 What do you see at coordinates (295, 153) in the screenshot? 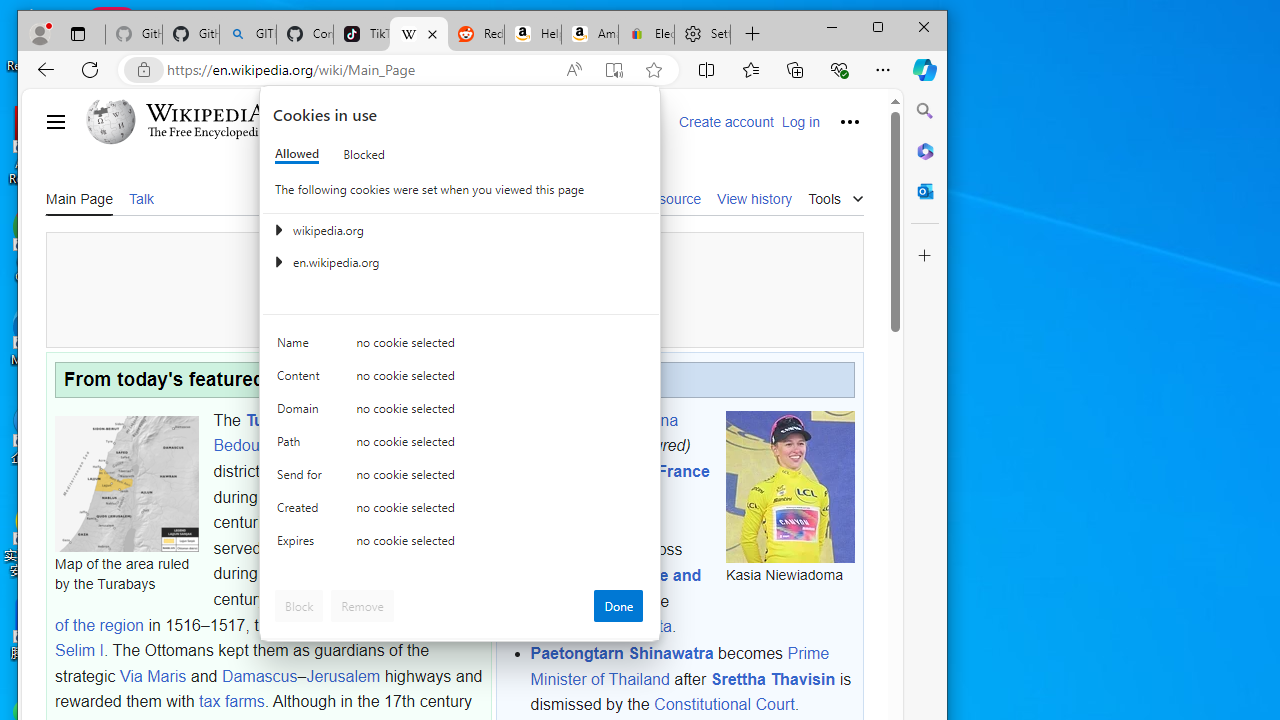
I see `'Allowed'` at bounding box center [295, 153].